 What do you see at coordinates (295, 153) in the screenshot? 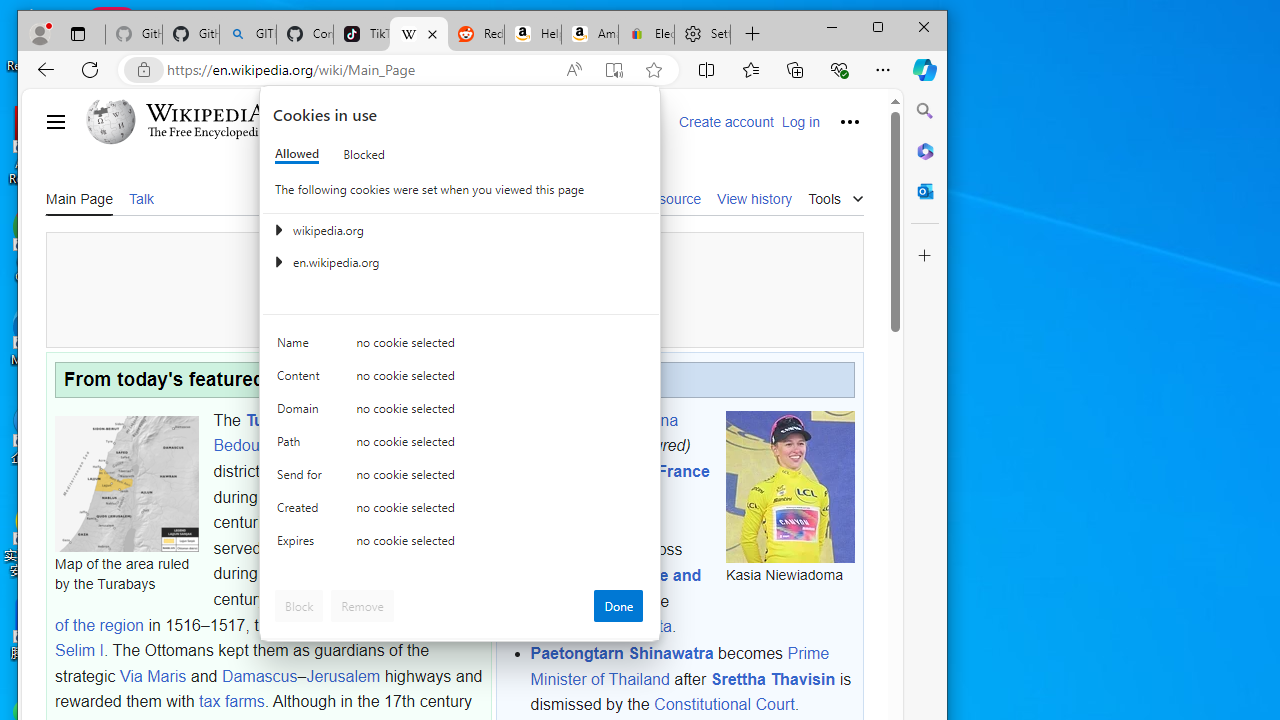
I see `'Allowed'` at bounding box center [295, 153].